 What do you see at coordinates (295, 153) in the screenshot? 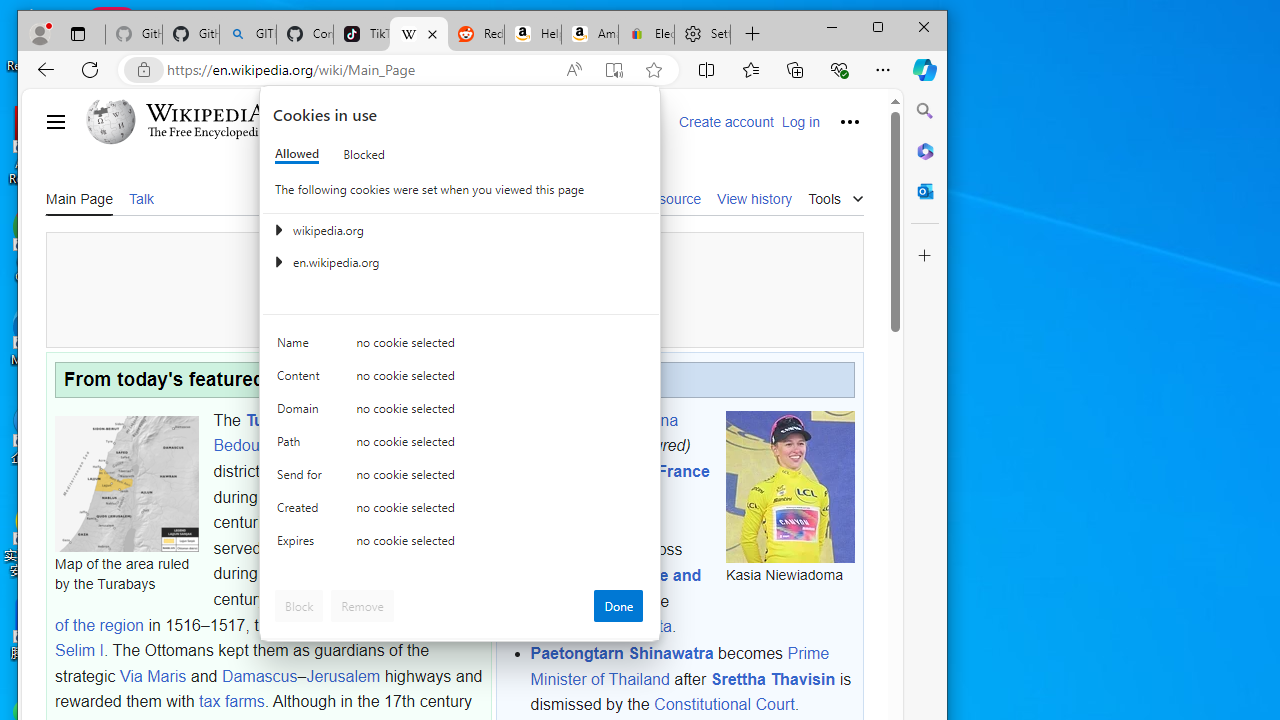
I see `'Allowed'` at bounding box center [295, 153].